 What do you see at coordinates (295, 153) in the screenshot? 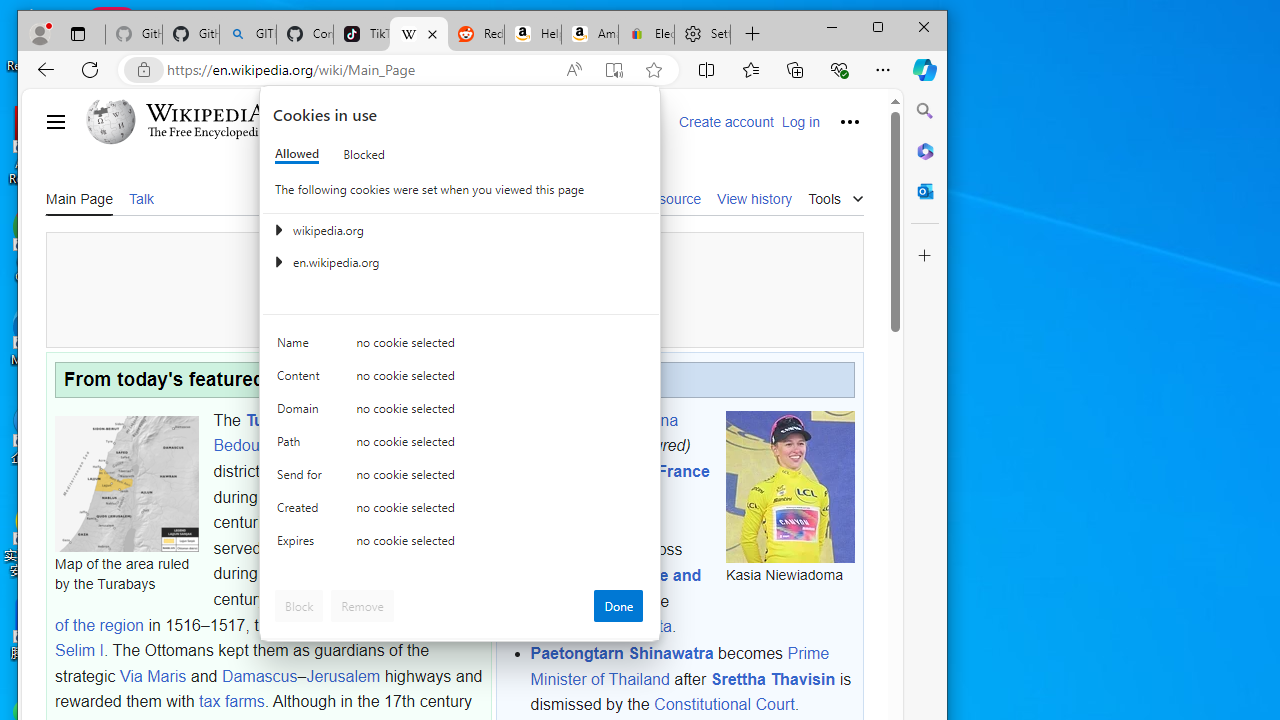
I see `'Allowed'` at bounding box center [295, 153].